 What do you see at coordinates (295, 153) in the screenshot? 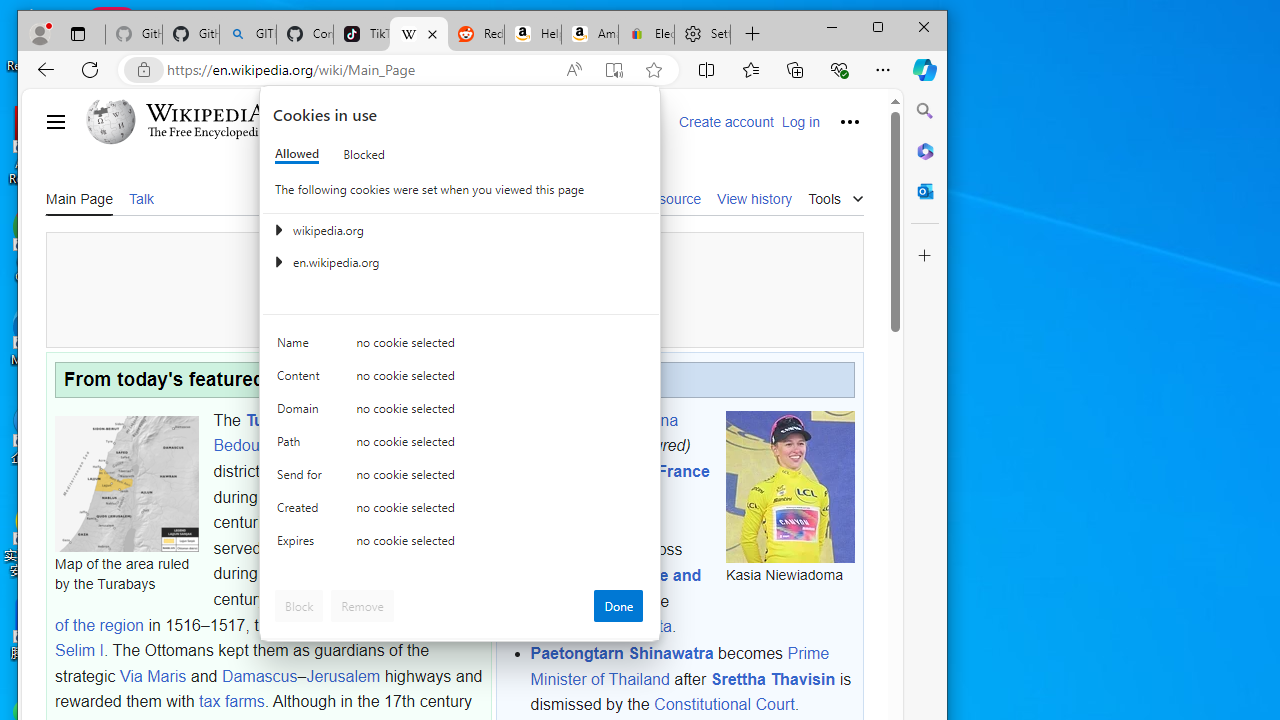
I see `'Allowed'` at bounding box center [295, 153].